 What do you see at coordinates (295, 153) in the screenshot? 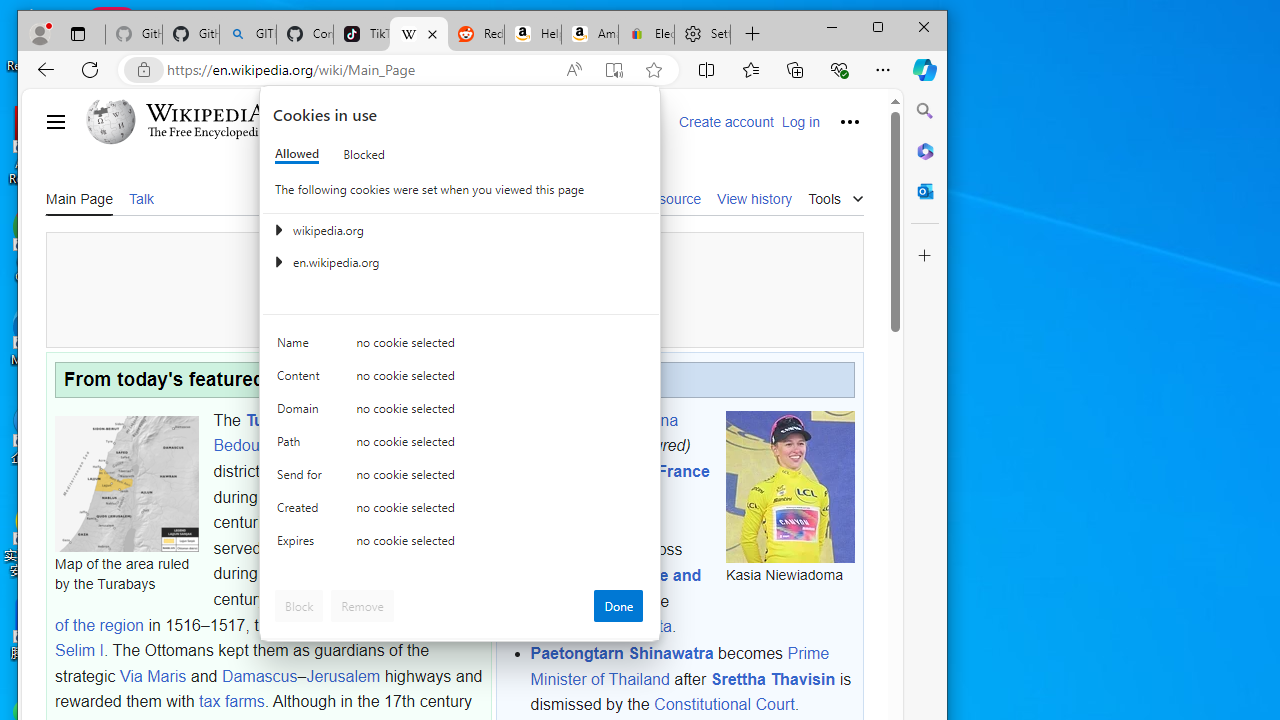
I see `'Allowed'` at bounding box center [295, 153].